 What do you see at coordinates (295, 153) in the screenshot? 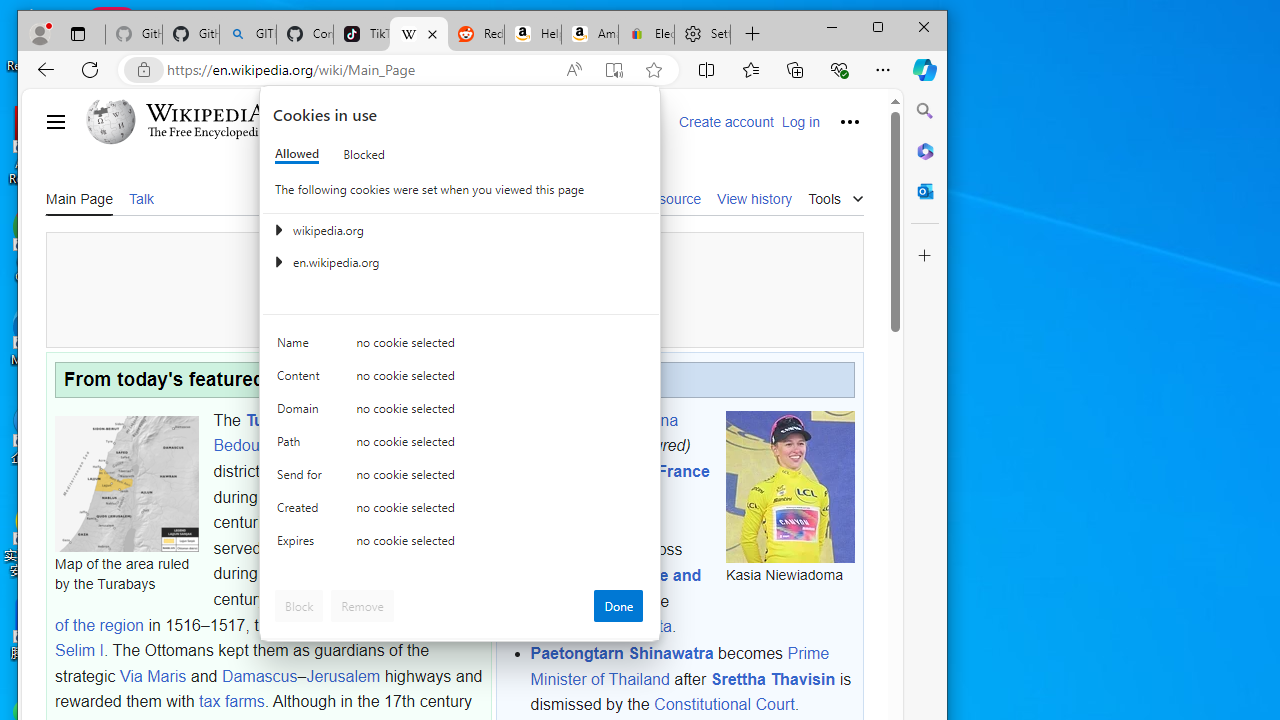
I see `'Allowed'` at bounding box center [295, 153].